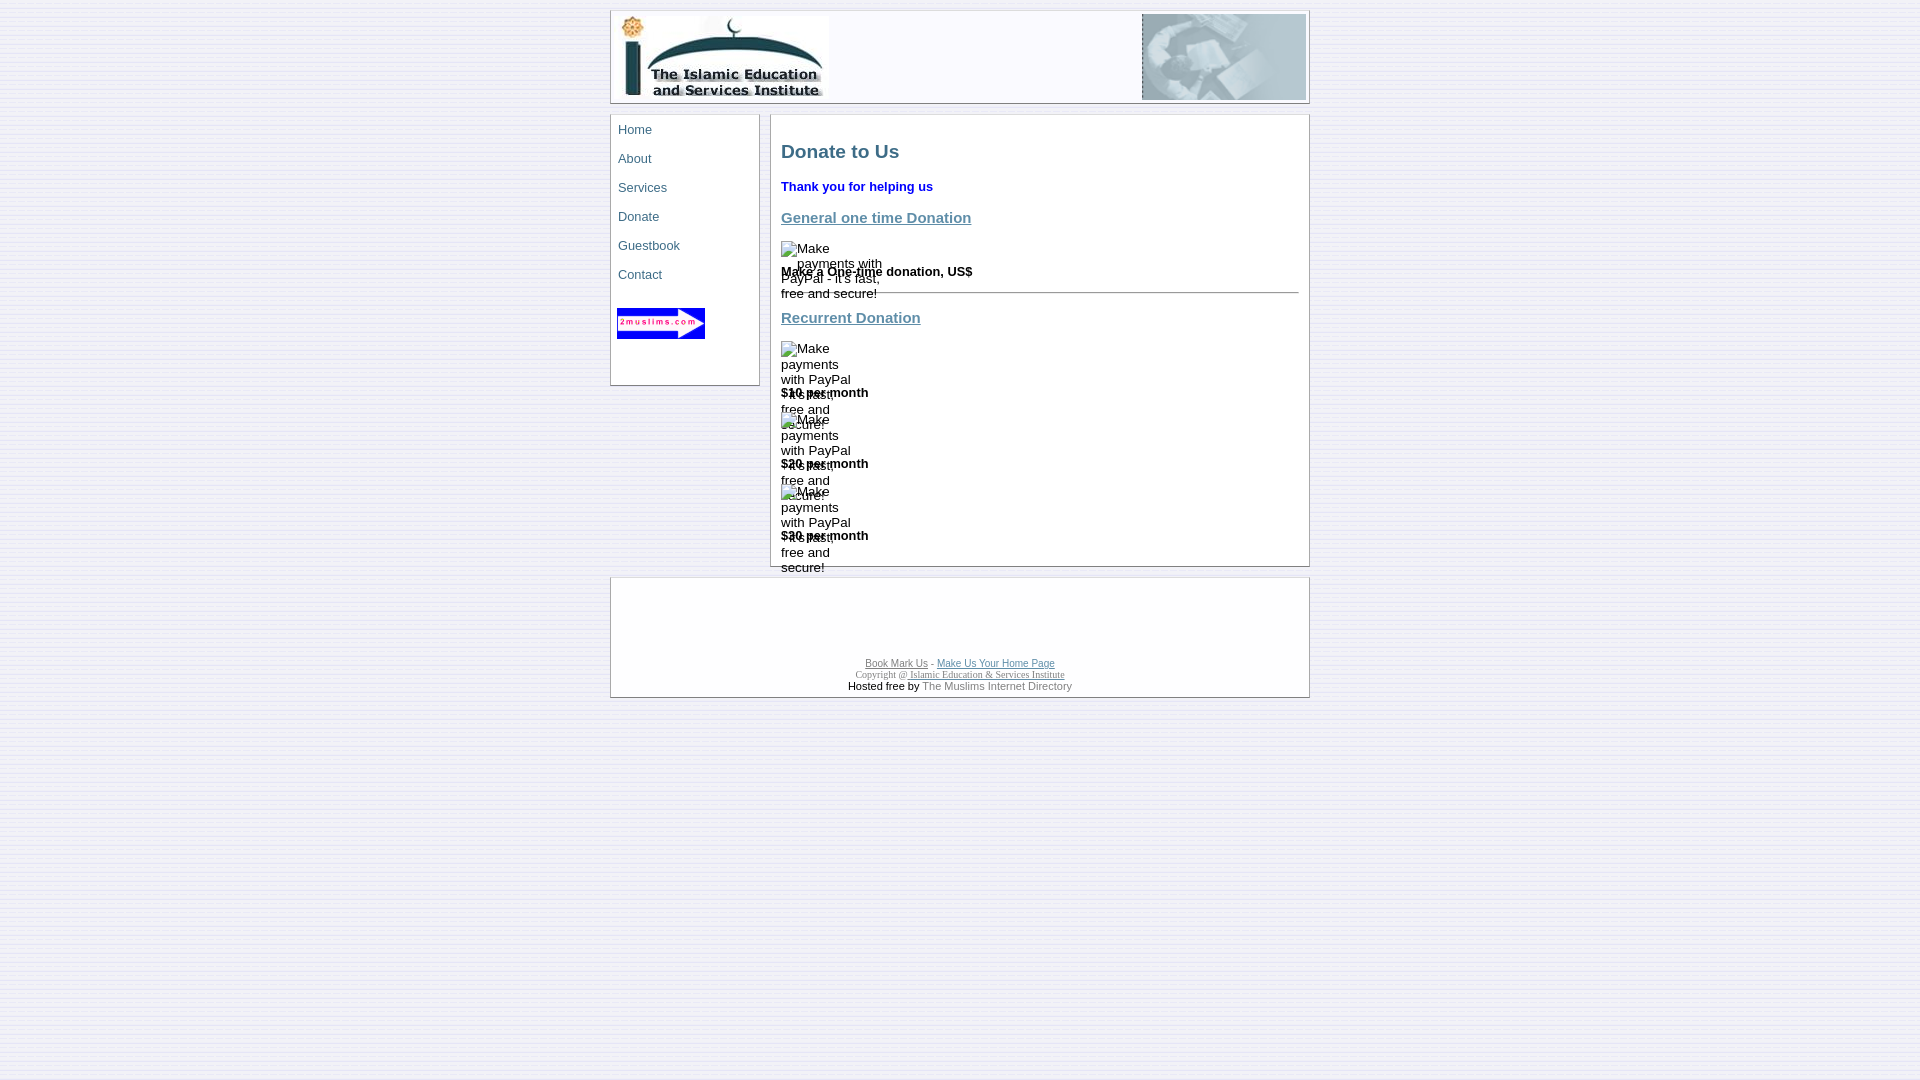 This screenshot has height=1080, width=1920. Describe the element at coordinates (876, 217) in the screenshot. I see `'General one time Donation'` at that location.